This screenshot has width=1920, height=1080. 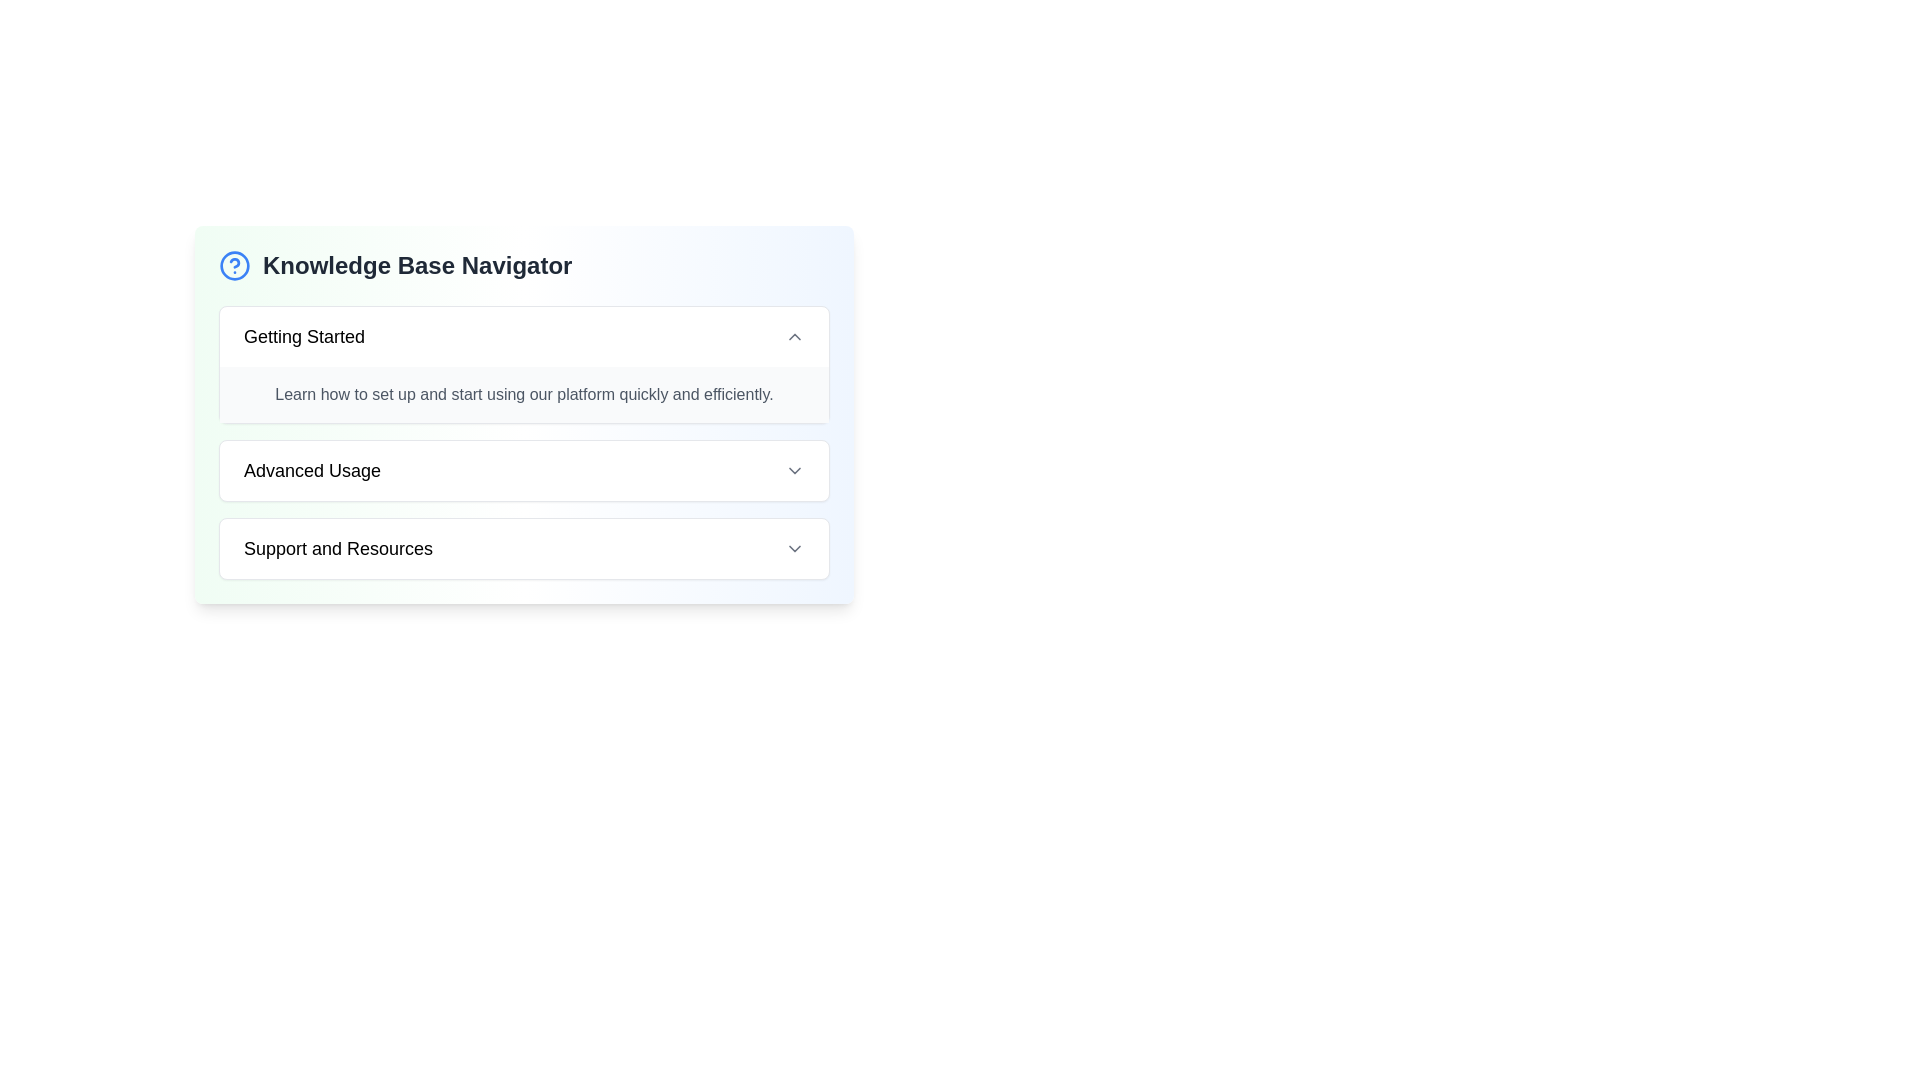 I want to click on the 'Advanced Usage' collapsible list item in the Knowledge Base Navigator to change the background color, so click(x=524, y=470).